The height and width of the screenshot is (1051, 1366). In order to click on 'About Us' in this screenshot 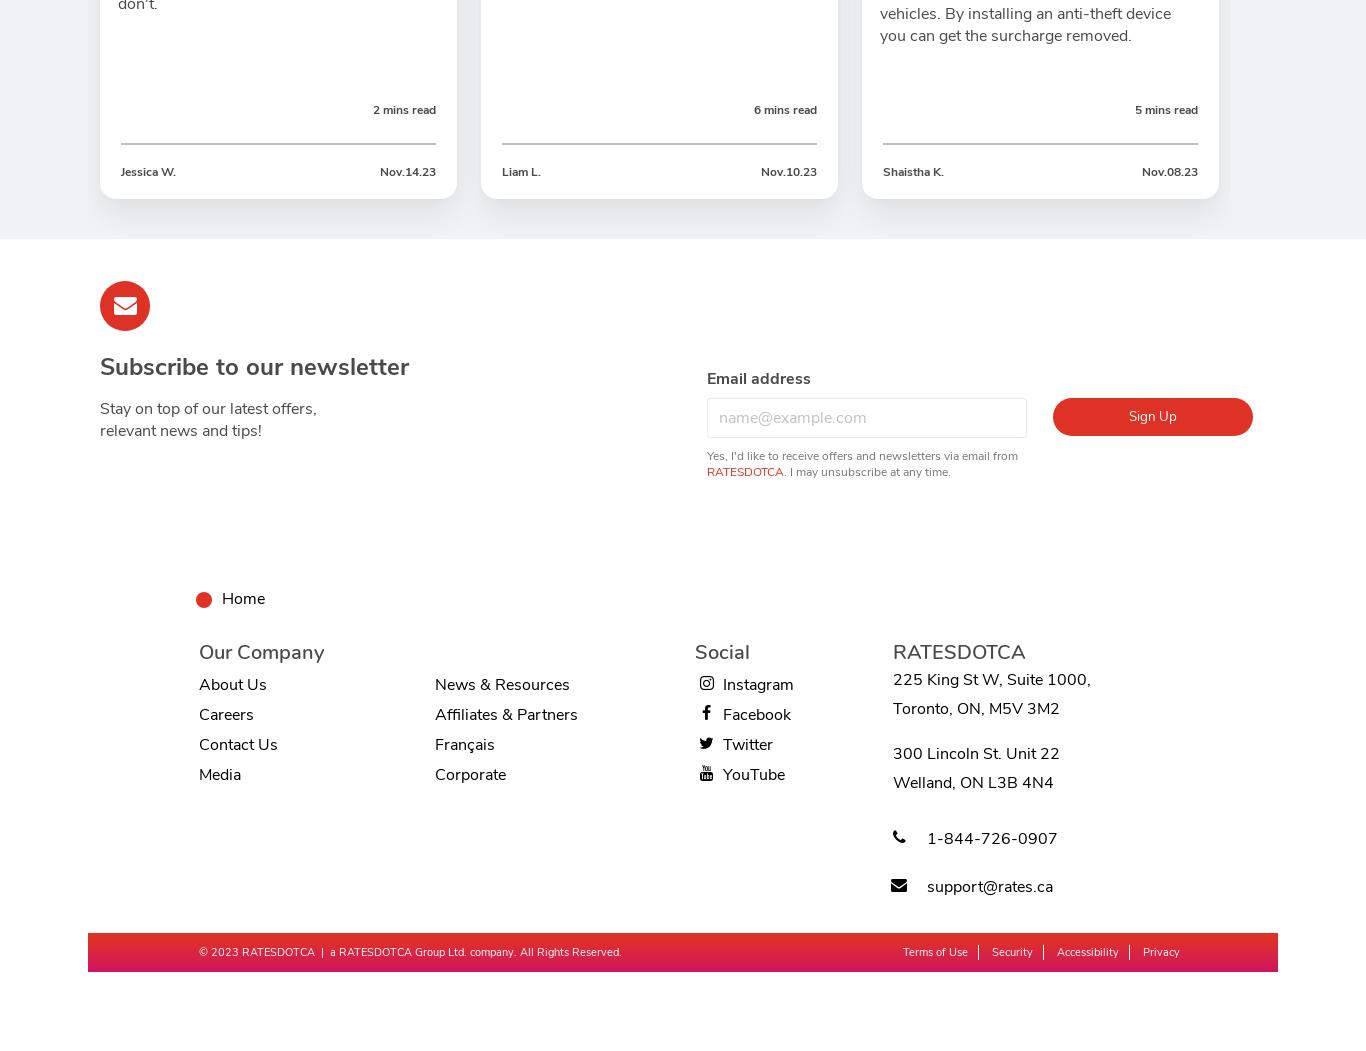, I will do `click(233, 685)`.